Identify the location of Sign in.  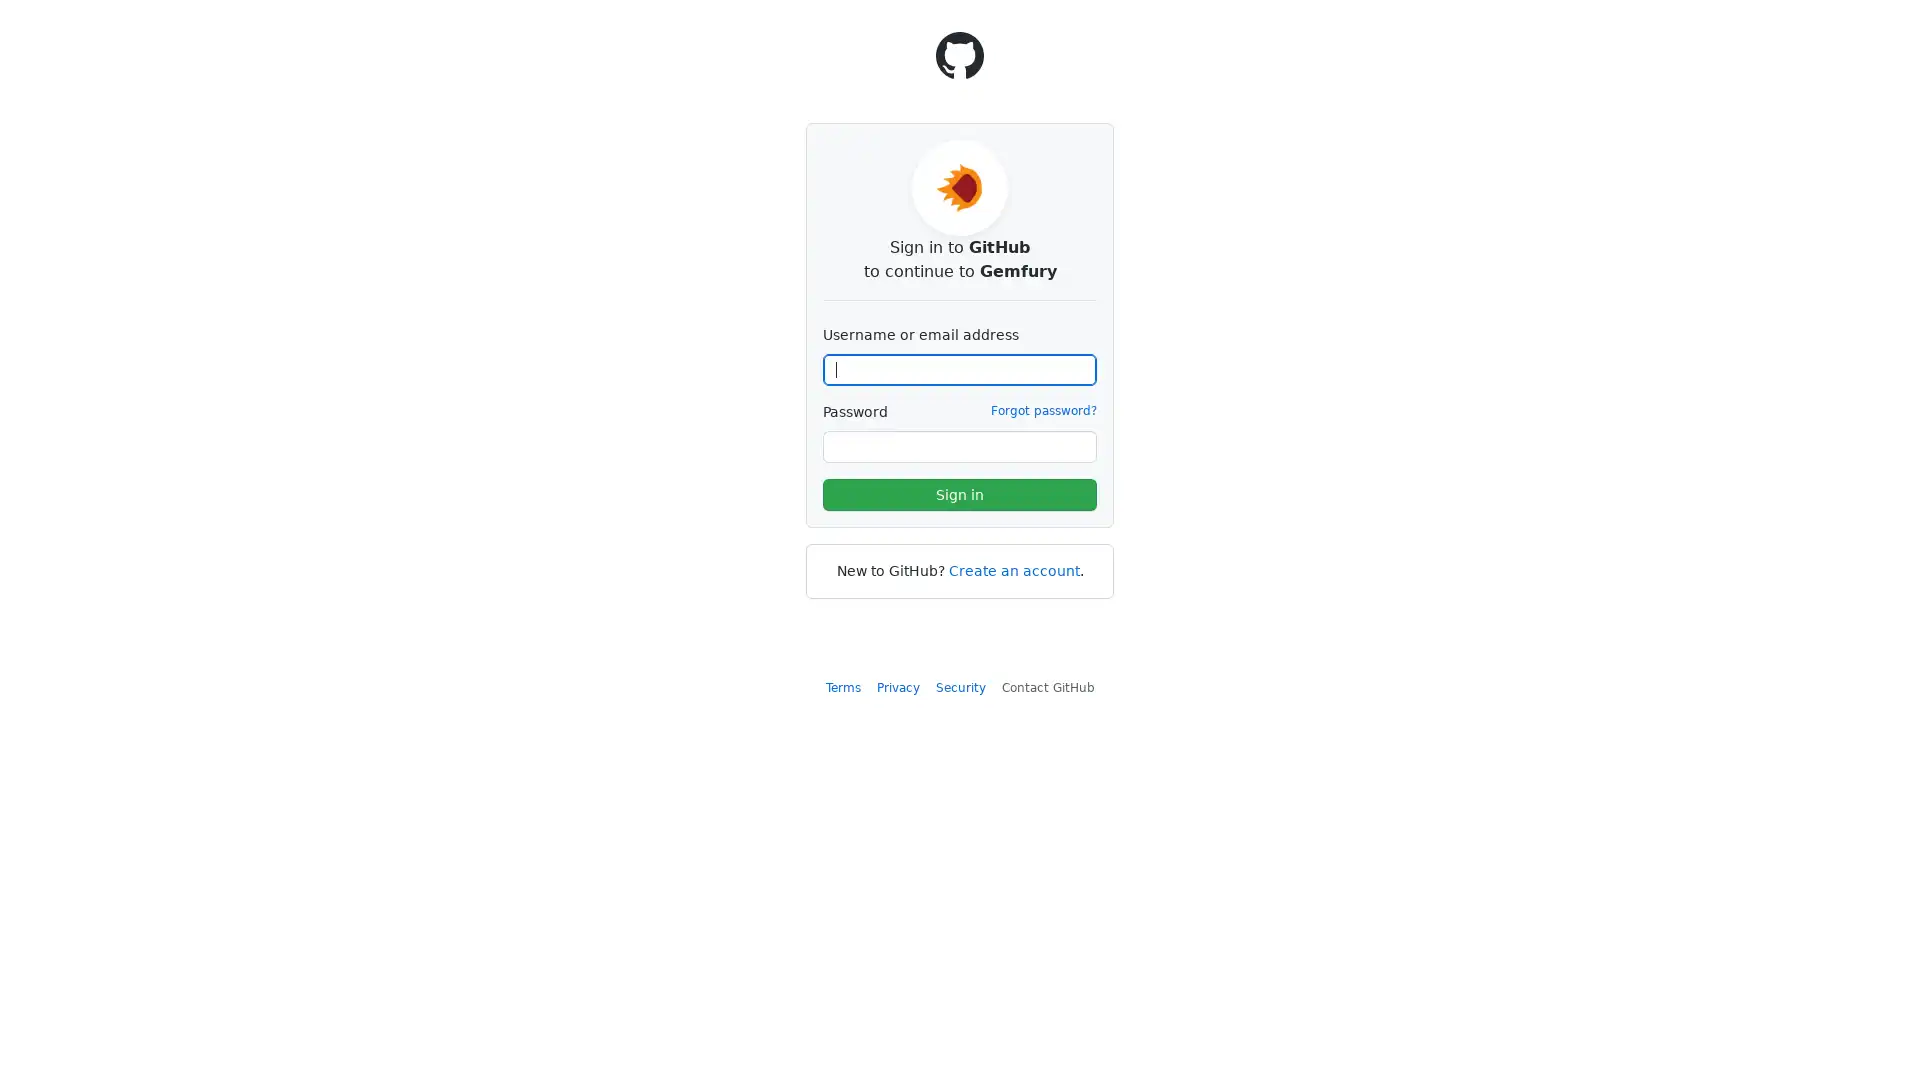
(960, 494).